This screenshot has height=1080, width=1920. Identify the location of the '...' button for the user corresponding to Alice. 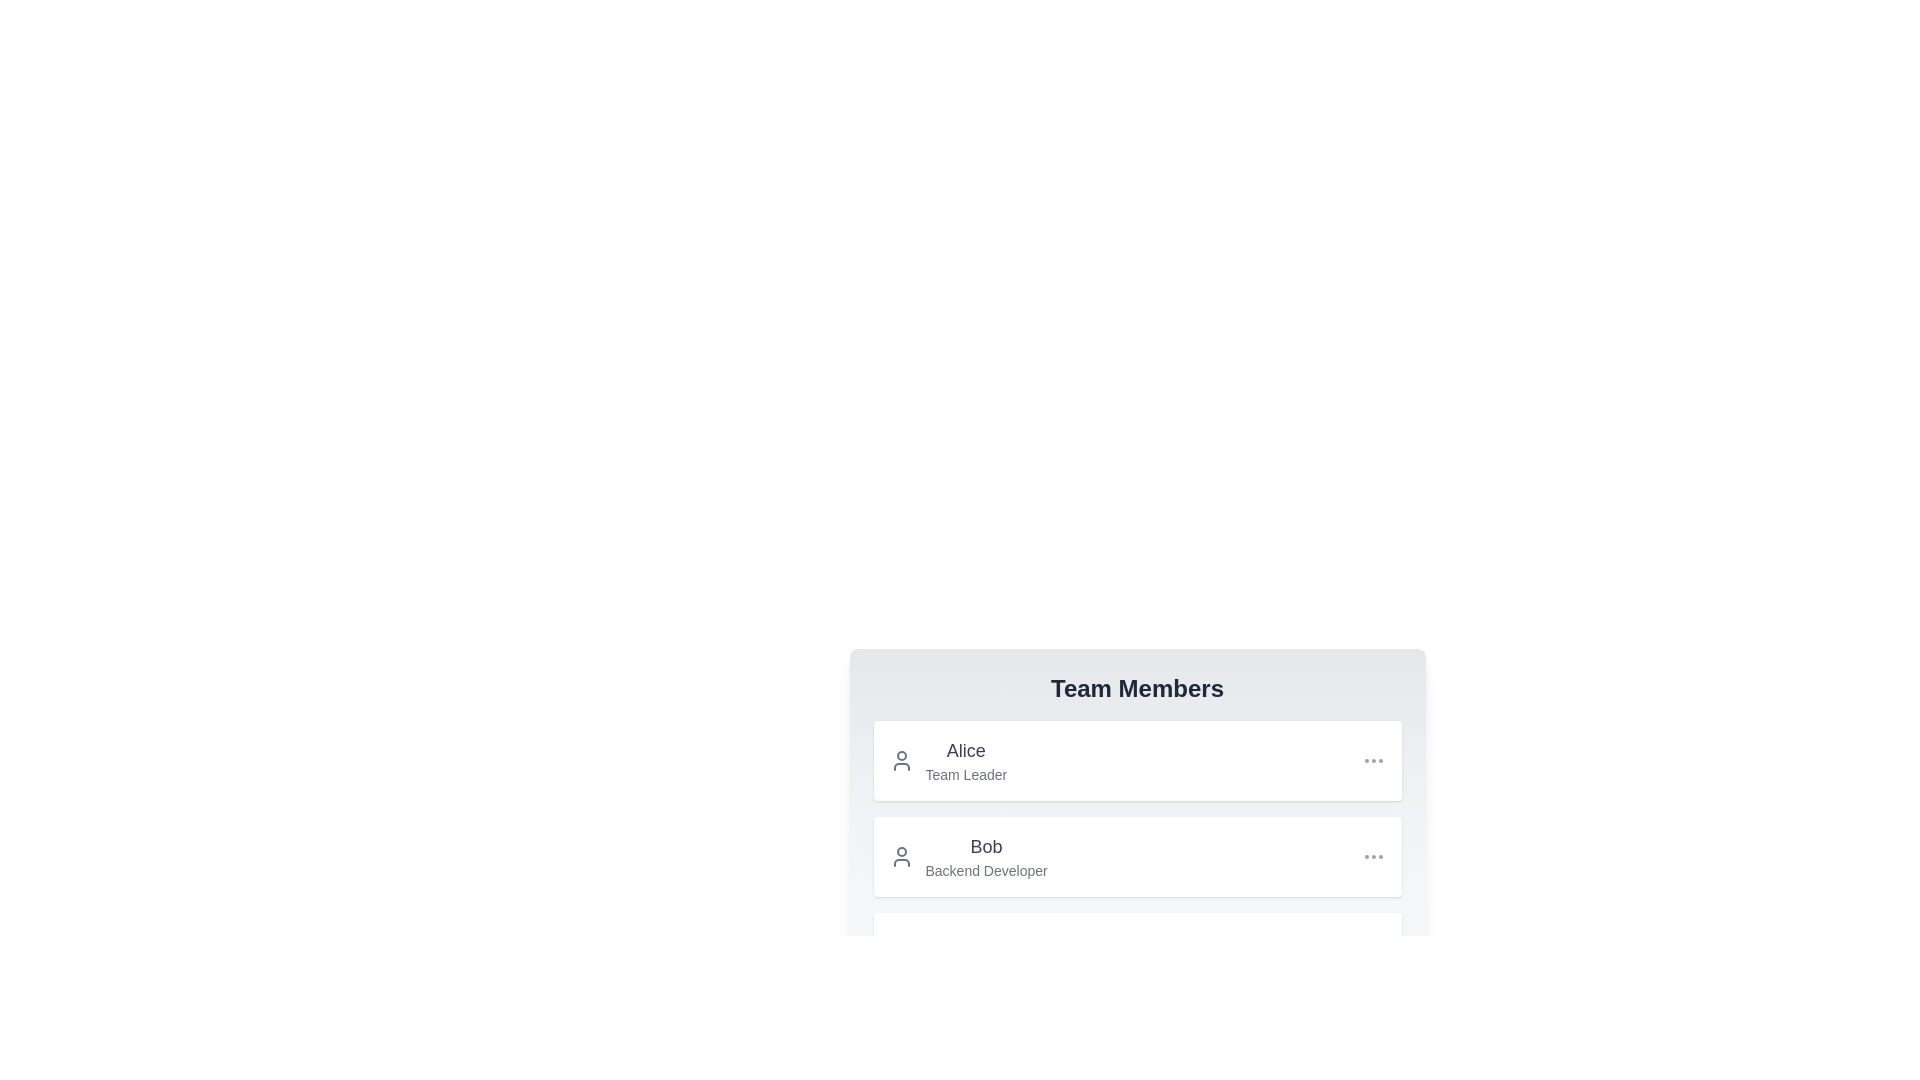
(1372, 760).